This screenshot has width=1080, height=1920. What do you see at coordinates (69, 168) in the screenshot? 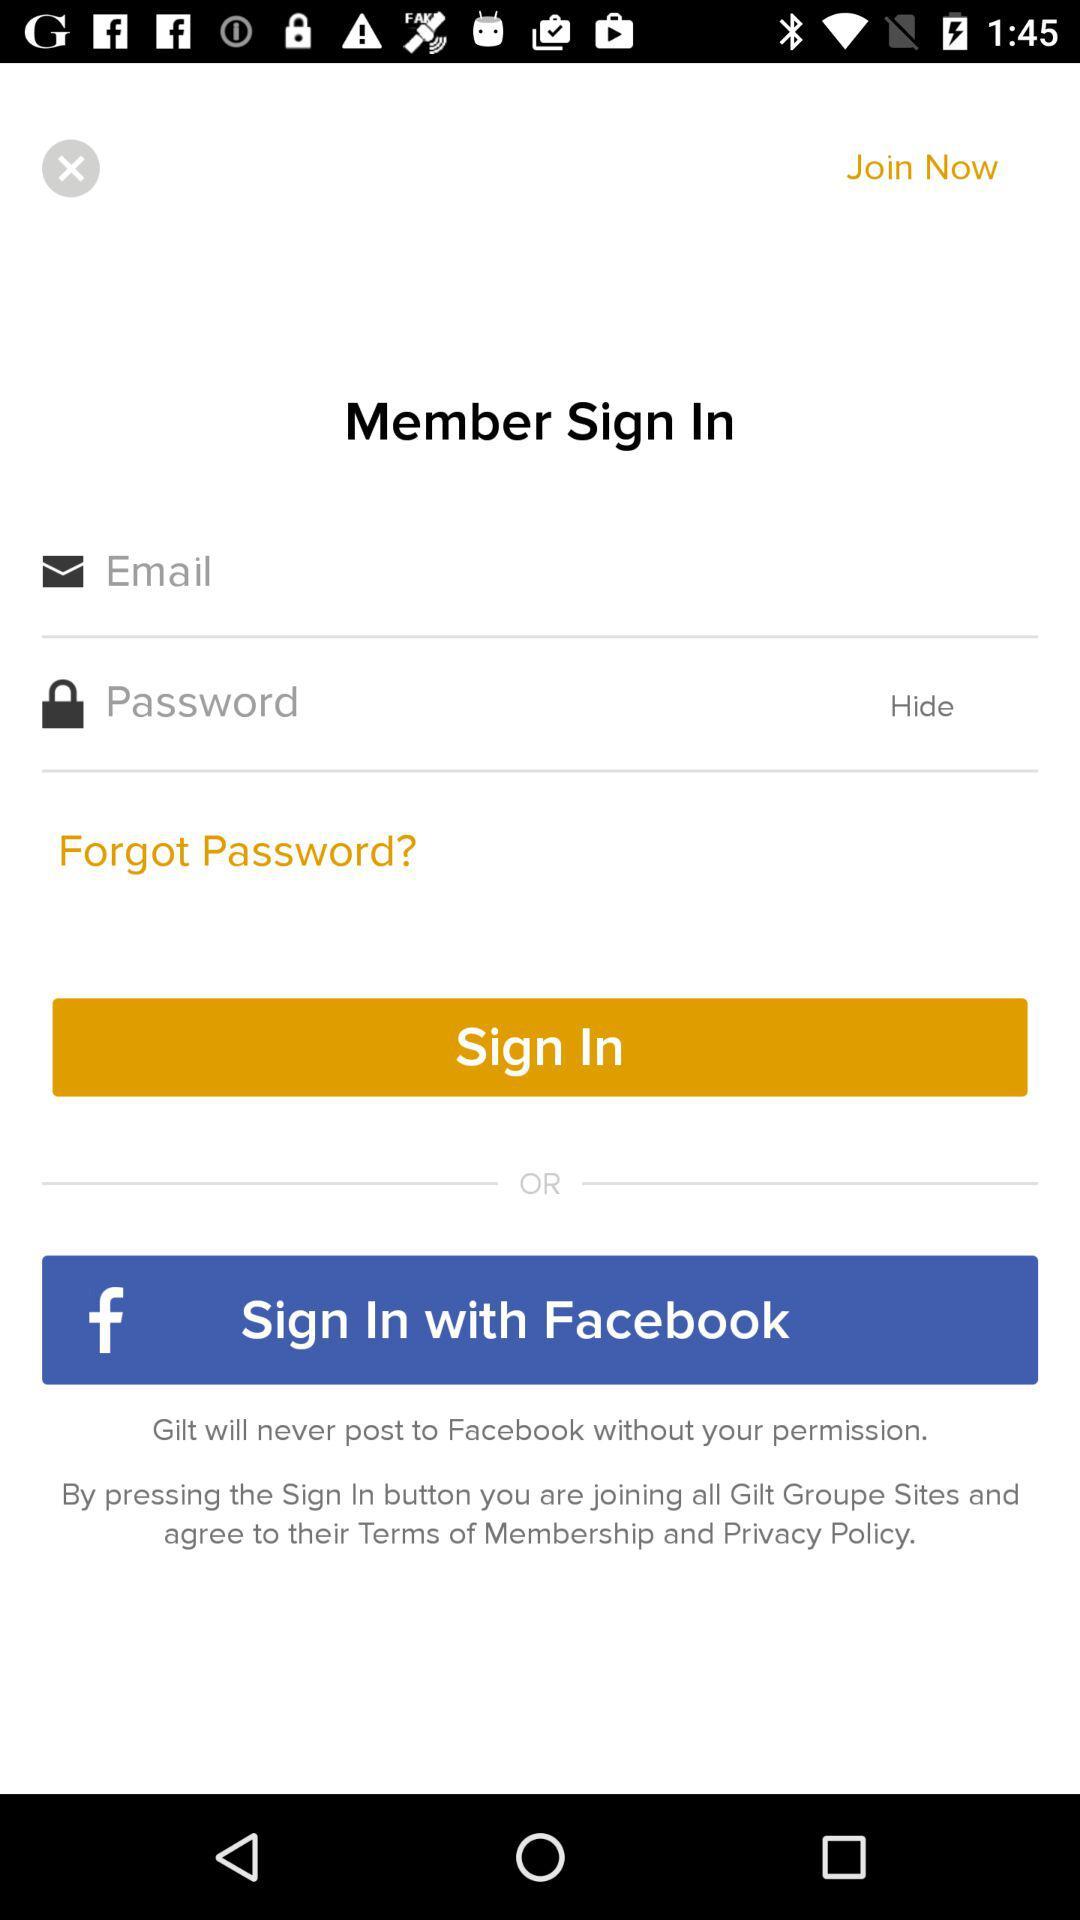
I see `the icon above member sign in icon` at bounding box center [69, 168].